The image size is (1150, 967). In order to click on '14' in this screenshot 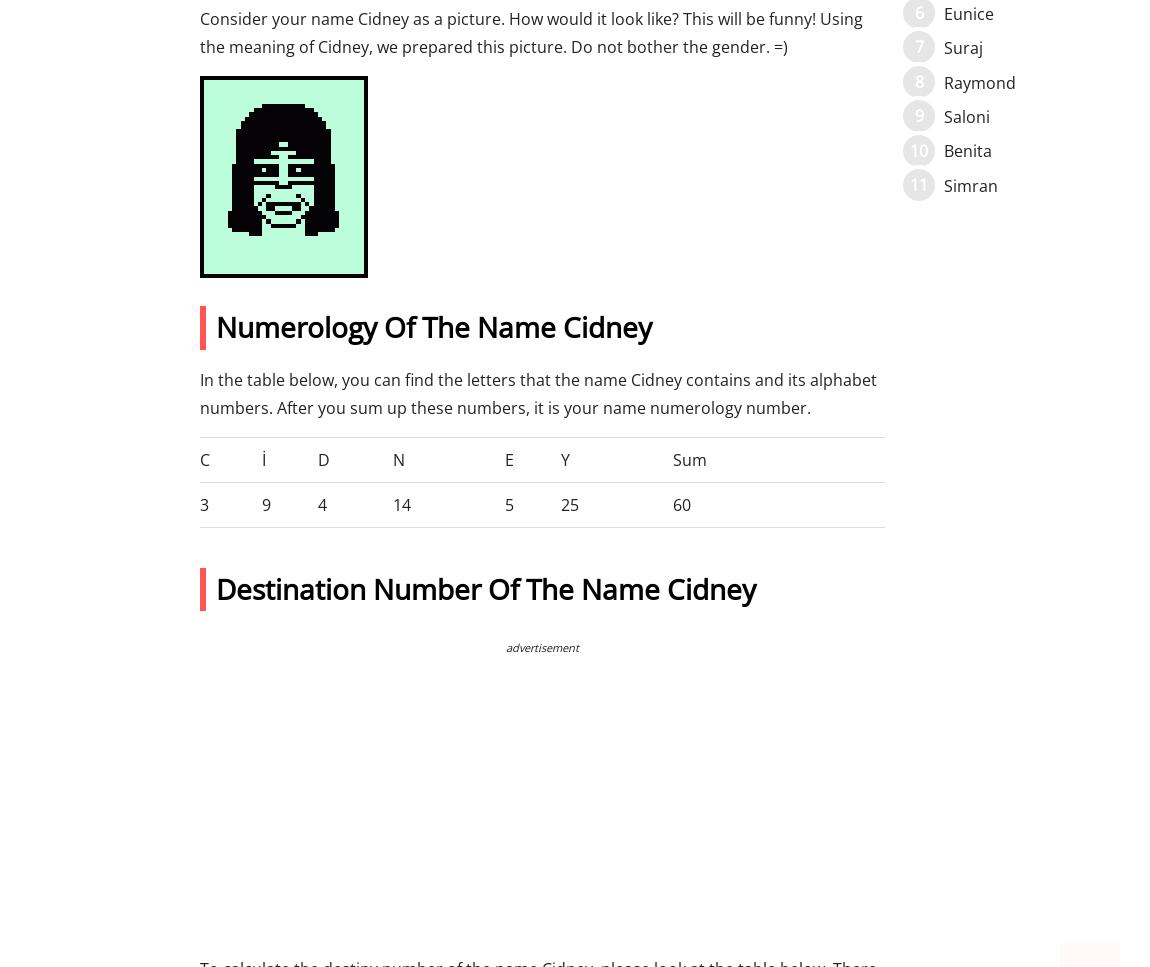, I will do `click(402, 503)`.